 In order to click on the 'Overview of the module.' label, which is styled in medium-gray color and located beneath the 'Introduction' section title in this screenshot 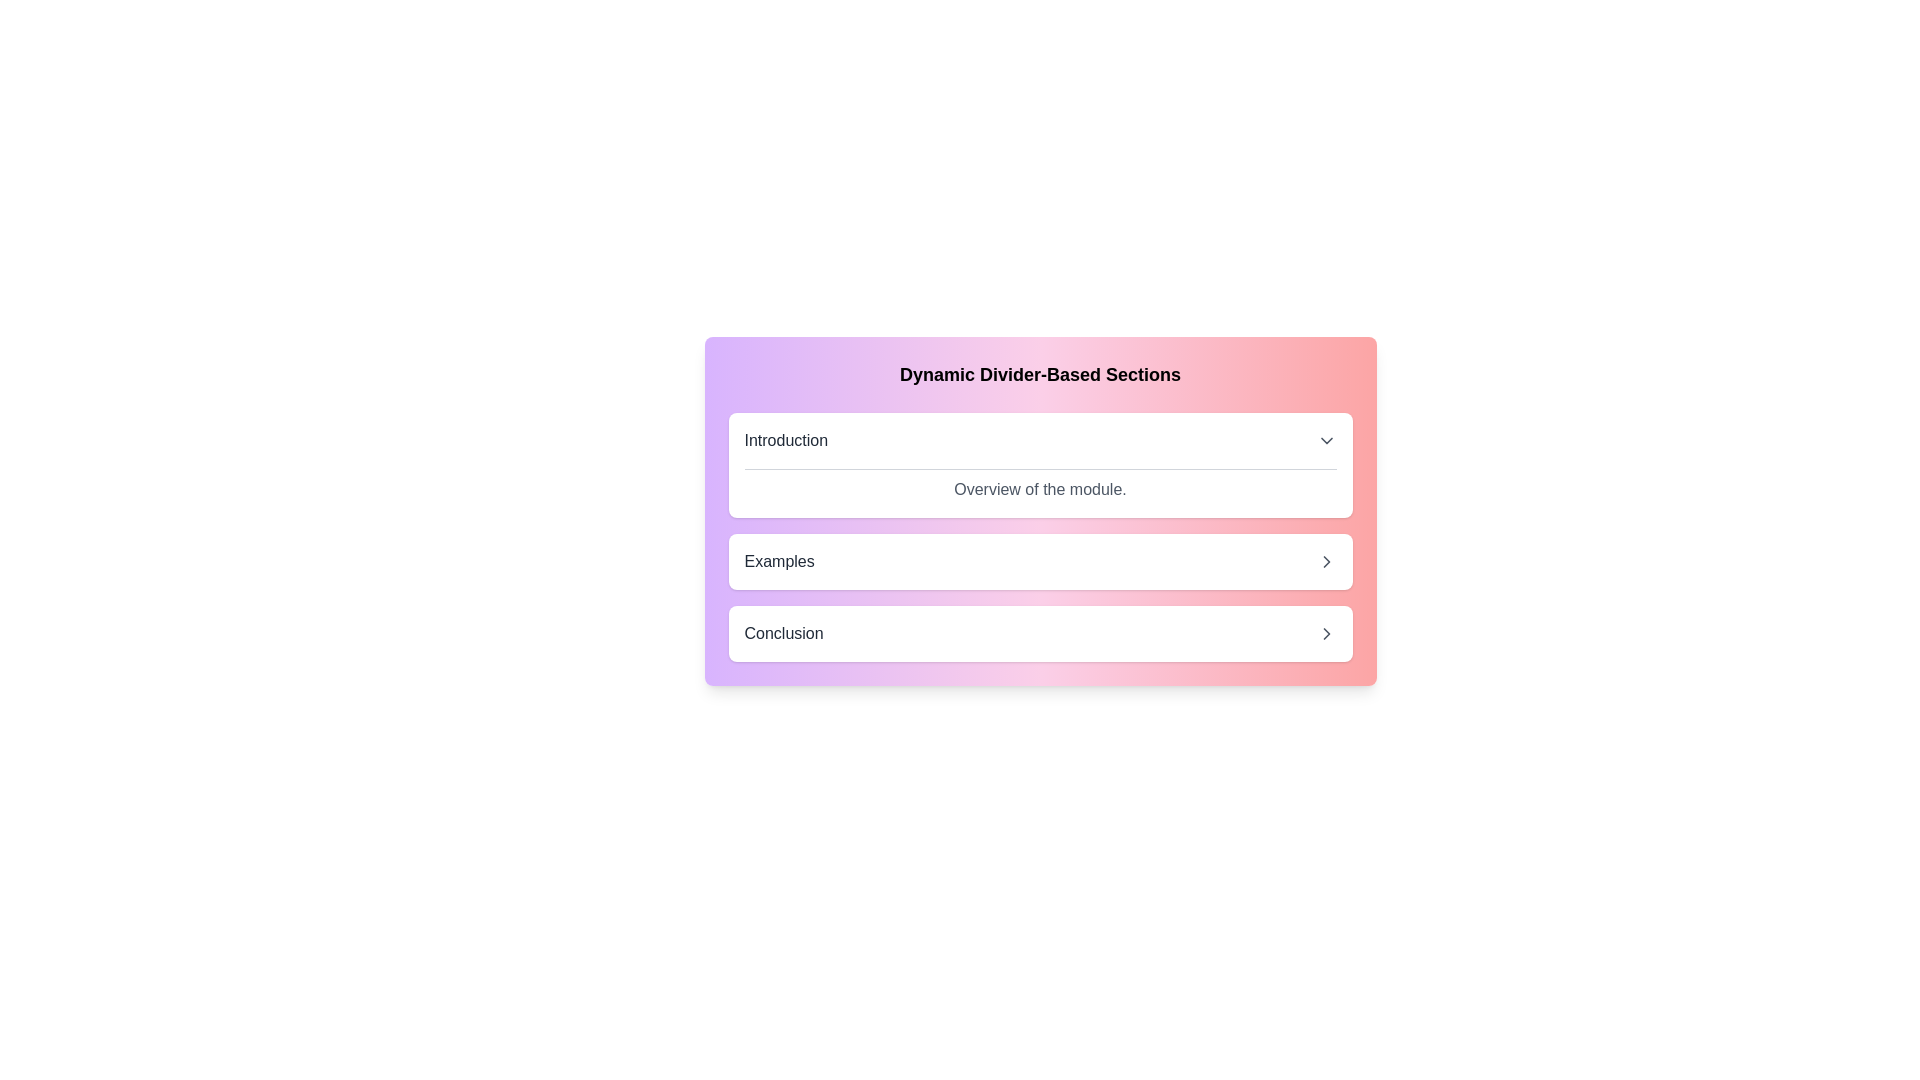, I will do `click(1040, 477)`.